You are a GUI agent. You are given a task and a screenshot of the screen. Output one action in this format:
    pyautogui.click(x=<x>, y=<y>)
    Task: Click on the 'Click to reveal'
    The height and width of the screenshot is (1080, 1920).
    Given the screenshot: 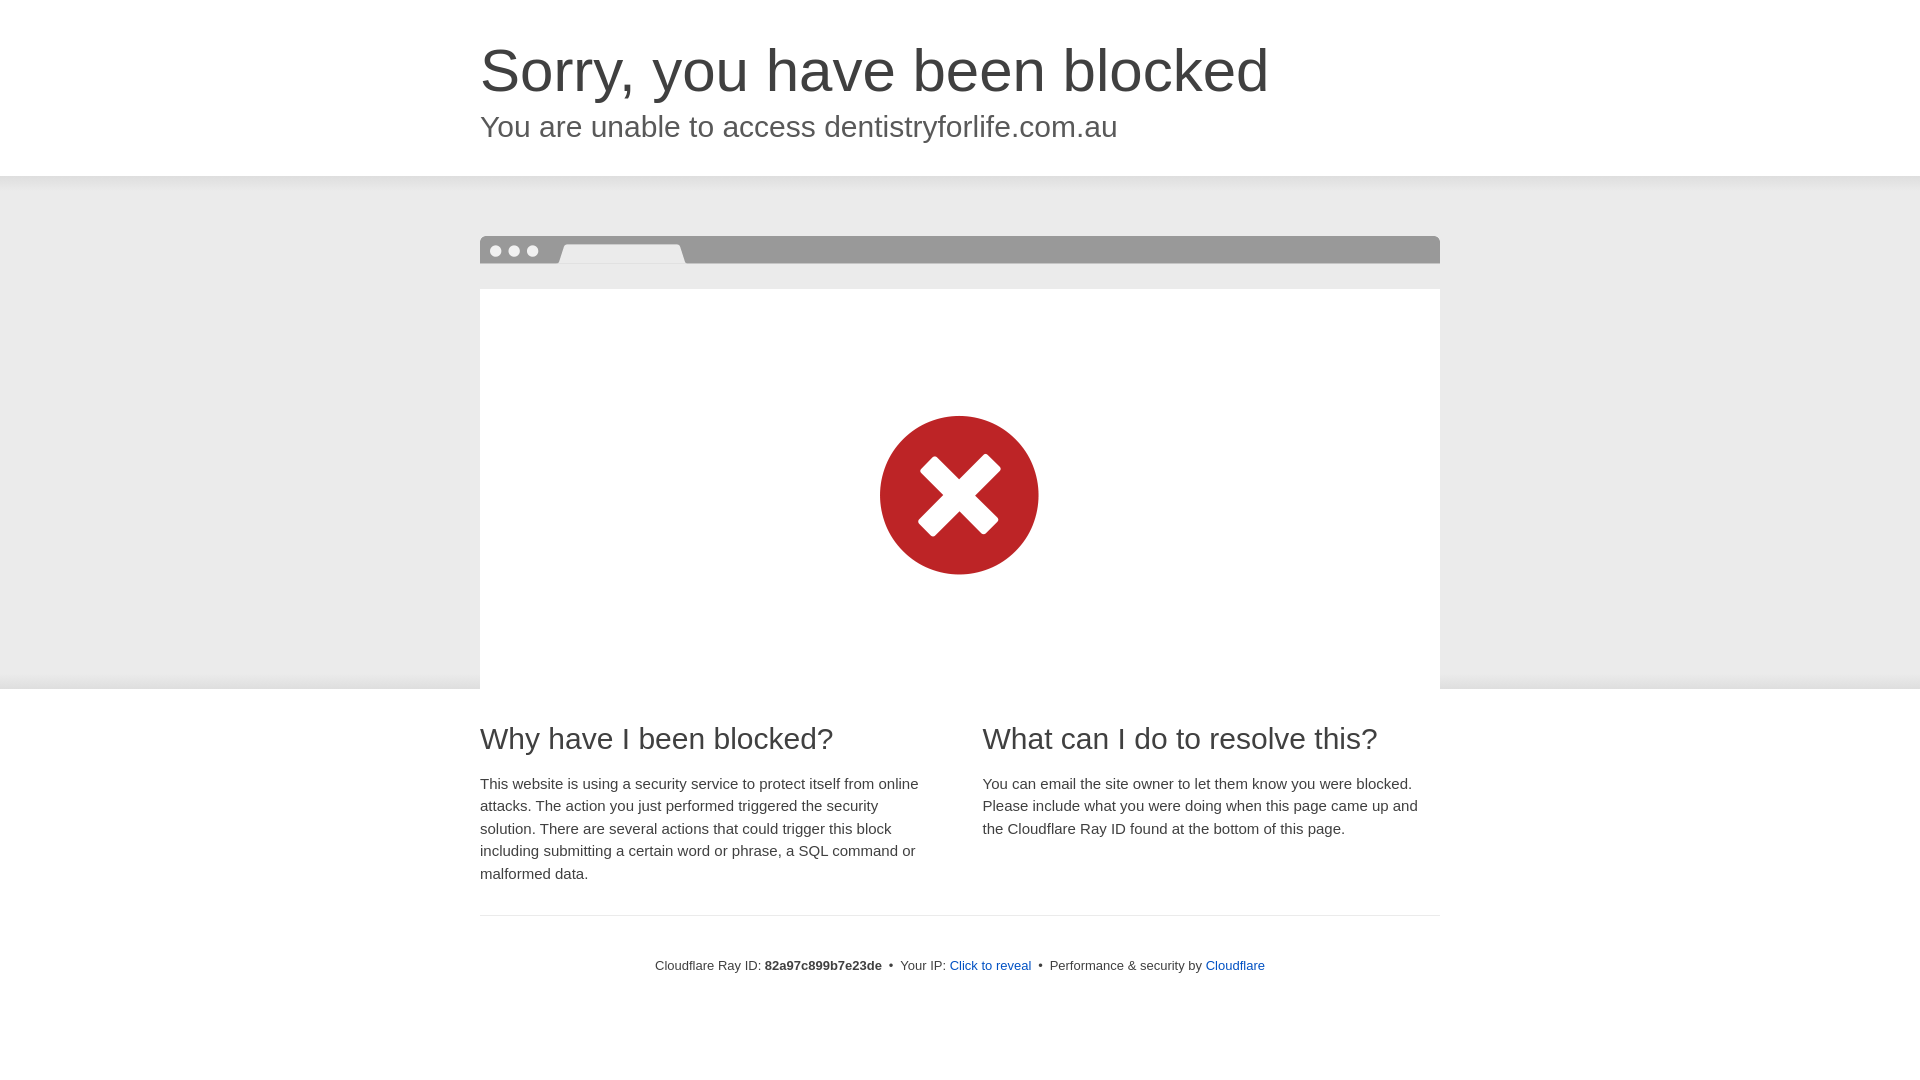 What is the action you would take?
    pyautogui.click(x=990, y=964)
    